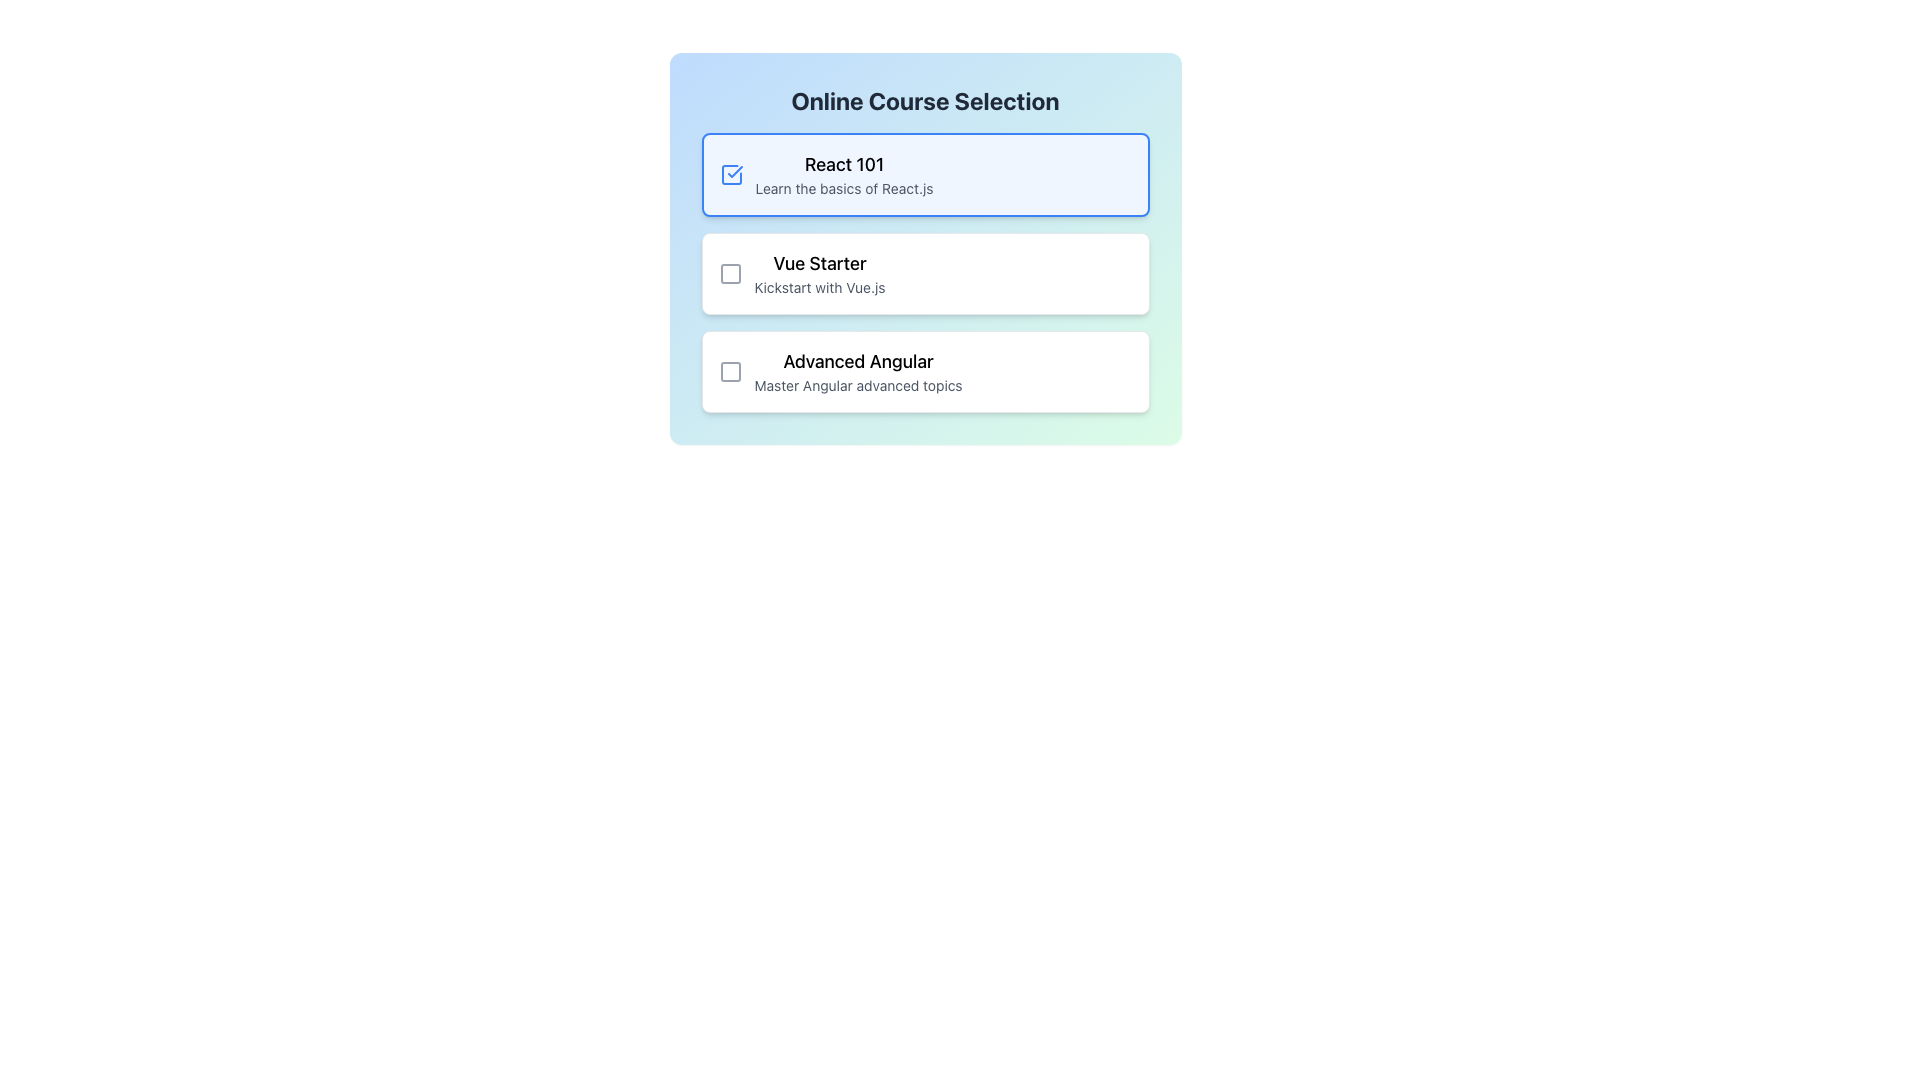  Describe the element at coordinates (844, 189) in the screenshot. I see `the text snippet reading 'Learn the basics of React.js' located beneath the title 'React 101' in the 'Online Course Selection' interface` at that location.